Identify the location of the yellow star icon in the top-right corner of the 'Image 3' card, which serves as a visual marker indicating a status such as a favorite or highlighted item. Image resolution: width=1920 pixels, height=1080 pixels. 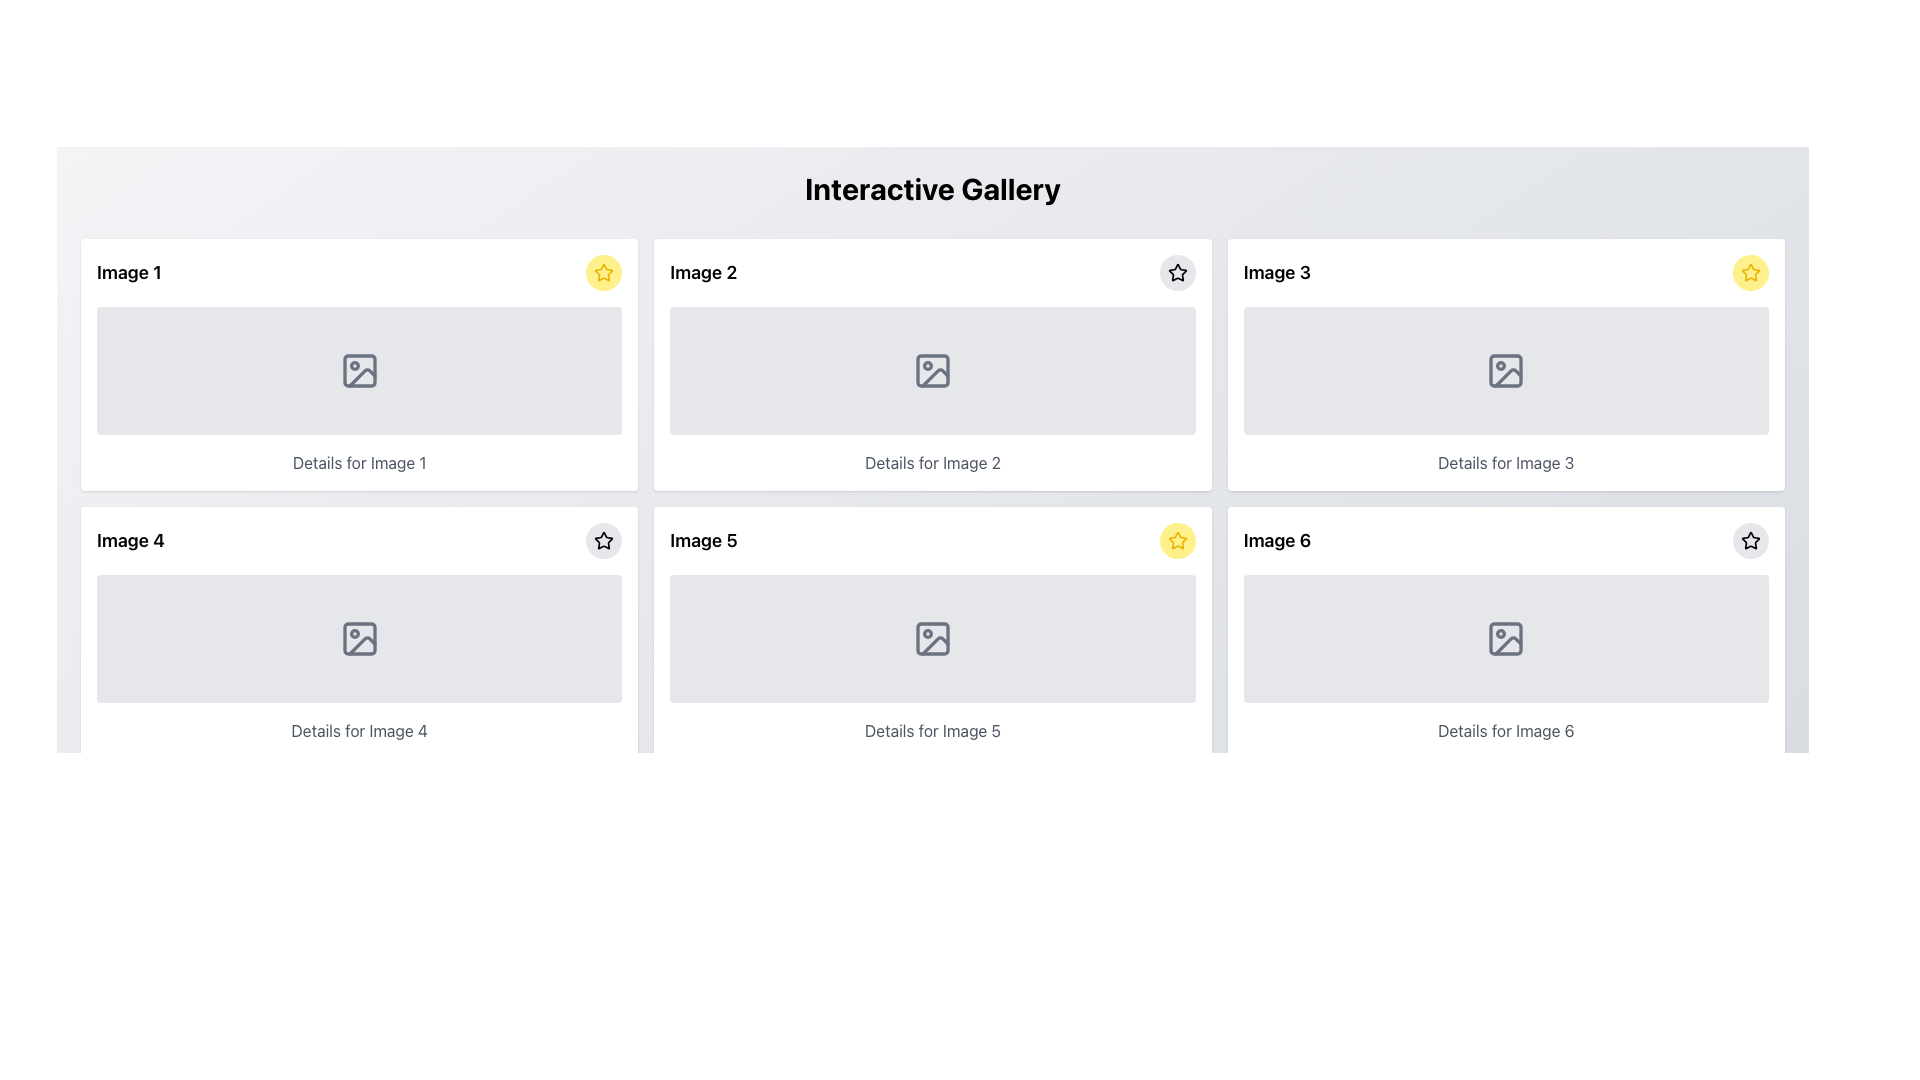
(1750, 272).